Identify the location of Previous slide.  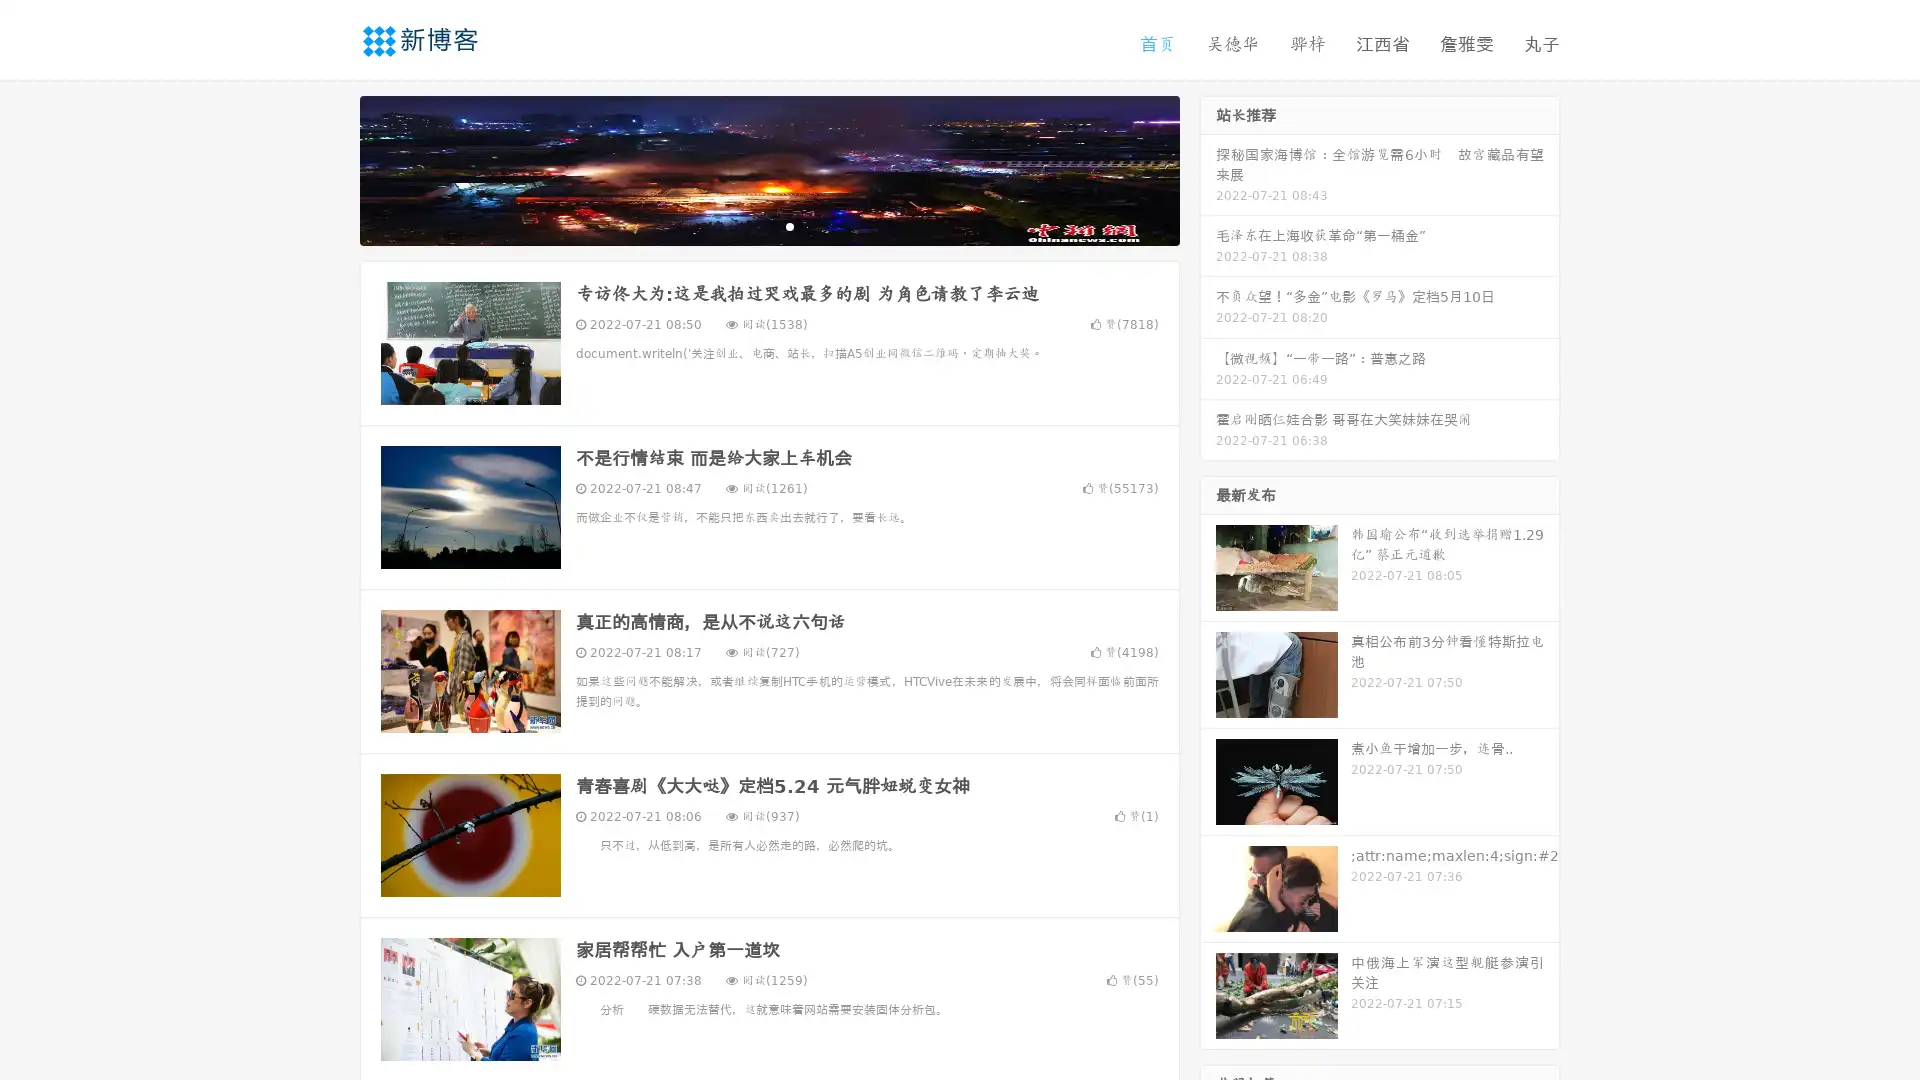
(330, 168).